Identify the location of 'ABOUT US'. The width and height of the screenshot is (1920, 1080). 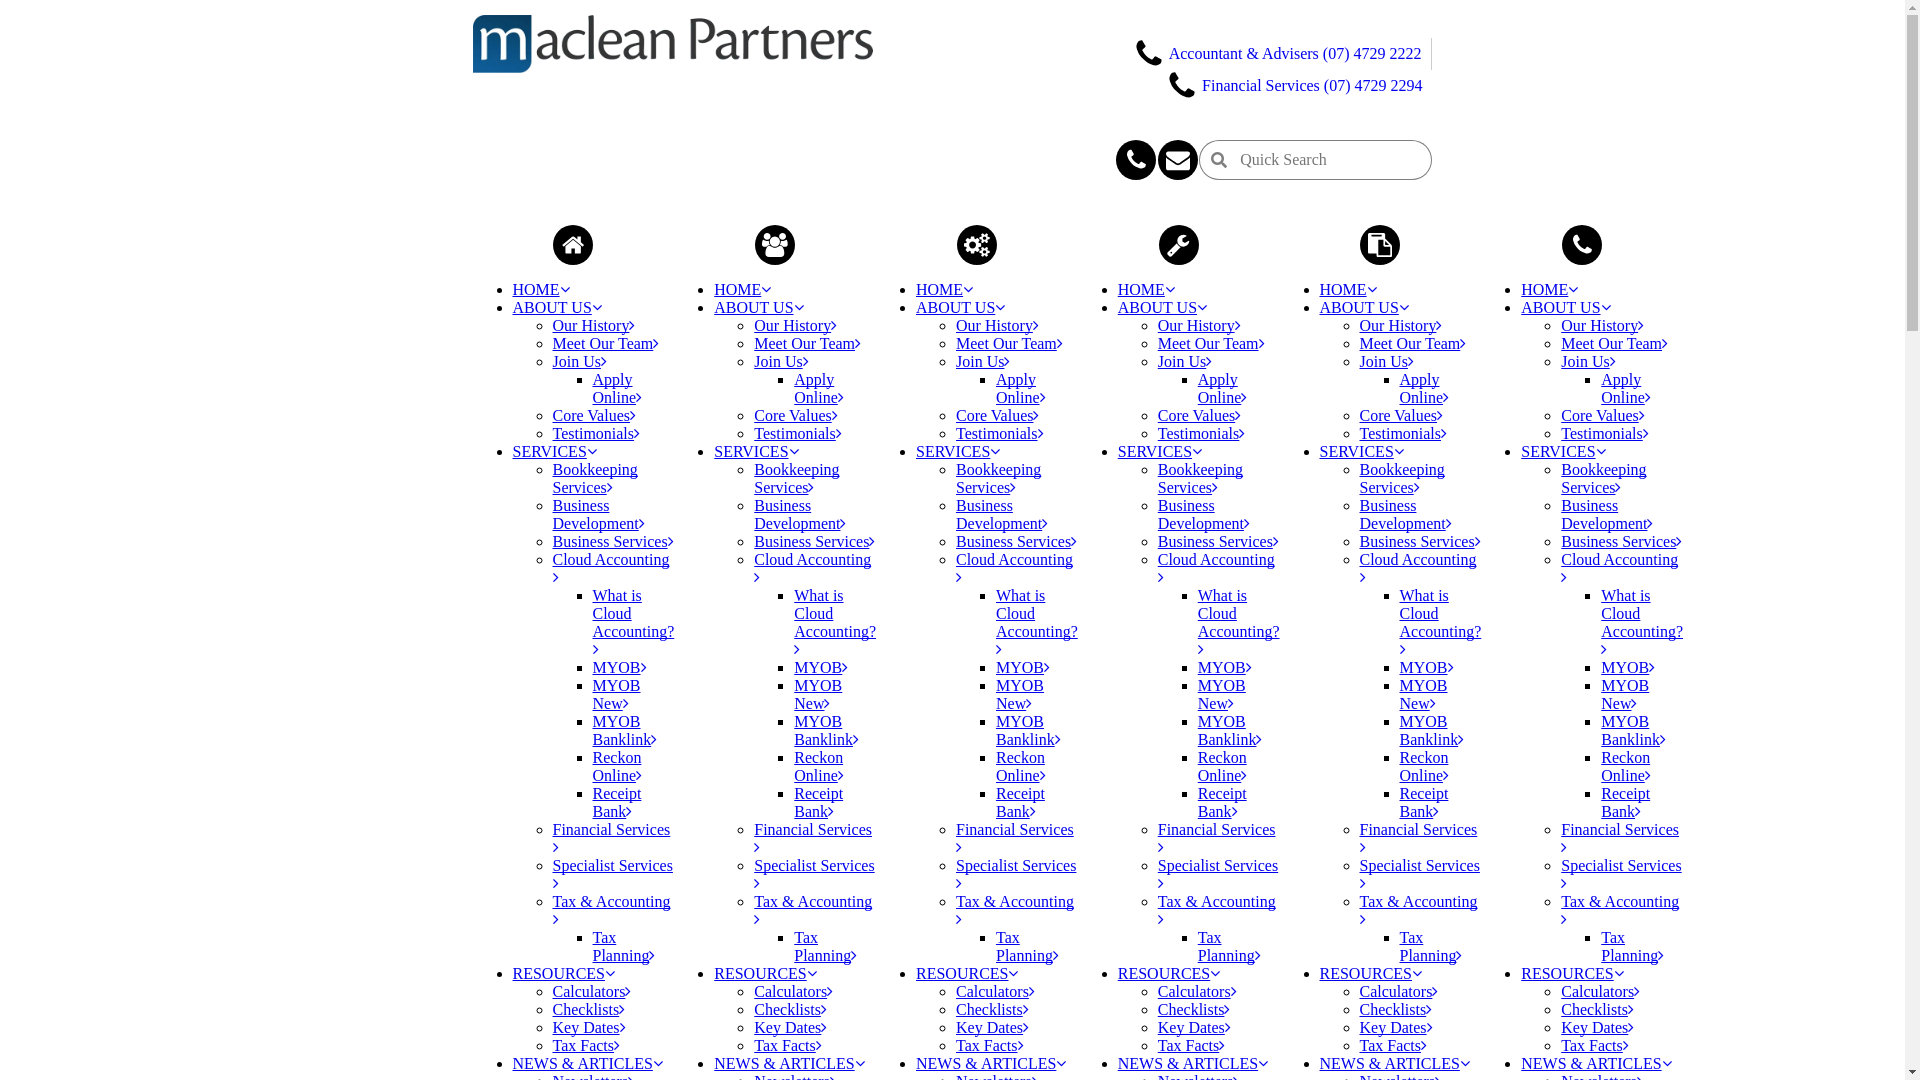
(556, 307).